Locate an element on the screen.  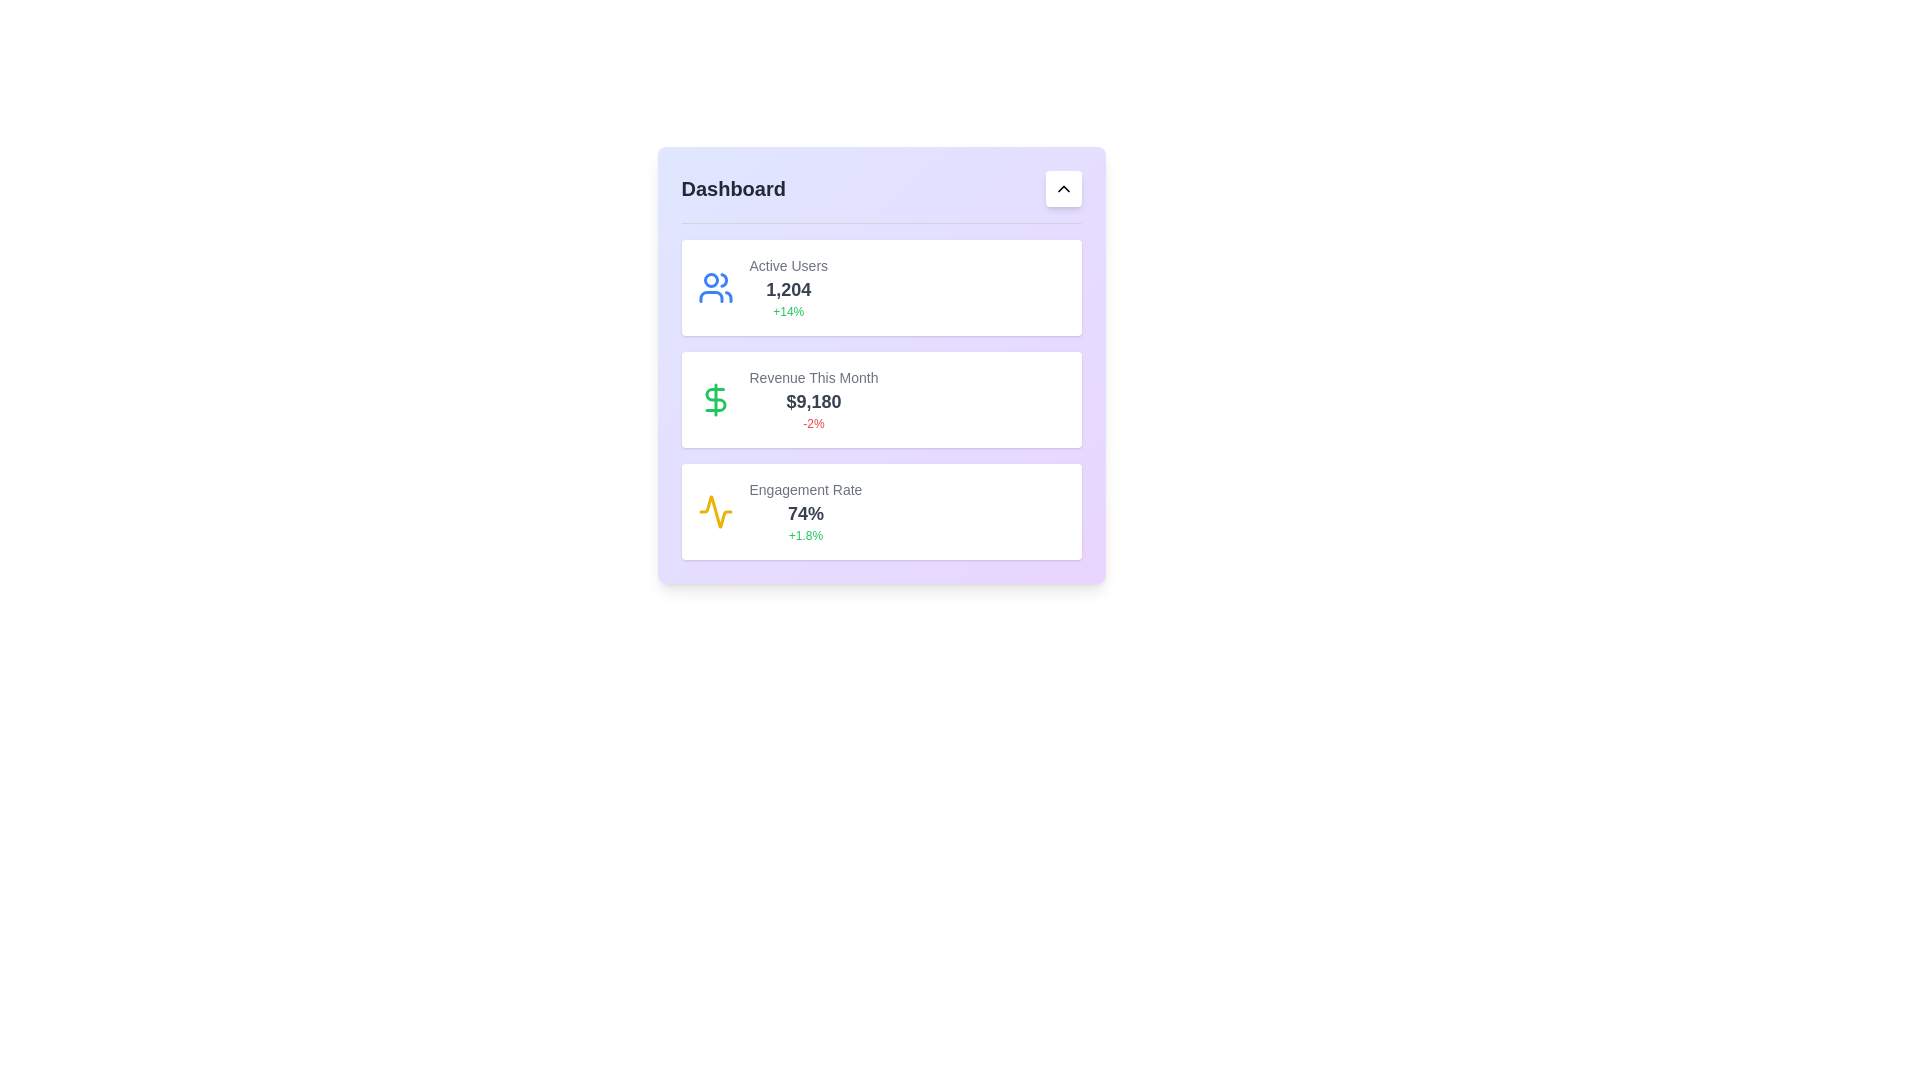
the circular icon component with a blue outline and white fill, located at the top-left corner of the dashboard panel, next to the 'Active Users' card heading is located at coordinates (710, 280).